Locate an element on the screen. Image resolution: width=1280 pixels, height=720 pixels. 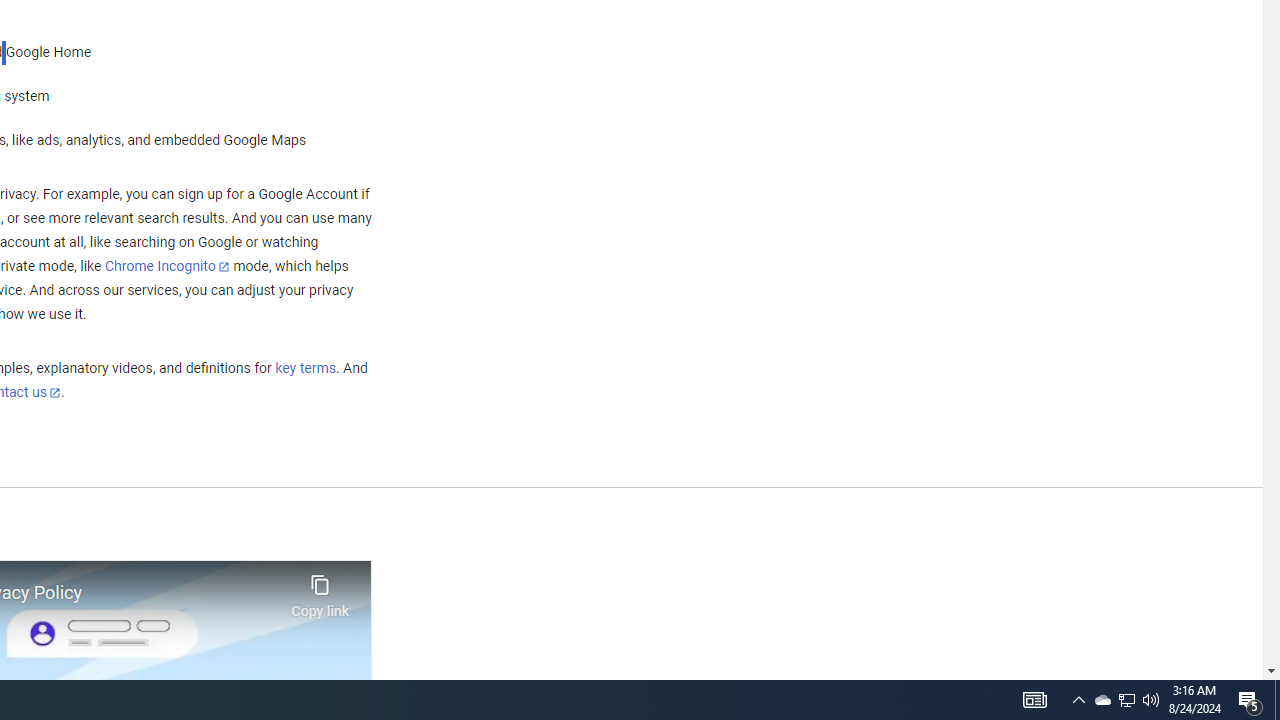
'Chrome Incognito' is located at coordinates (167, 265).